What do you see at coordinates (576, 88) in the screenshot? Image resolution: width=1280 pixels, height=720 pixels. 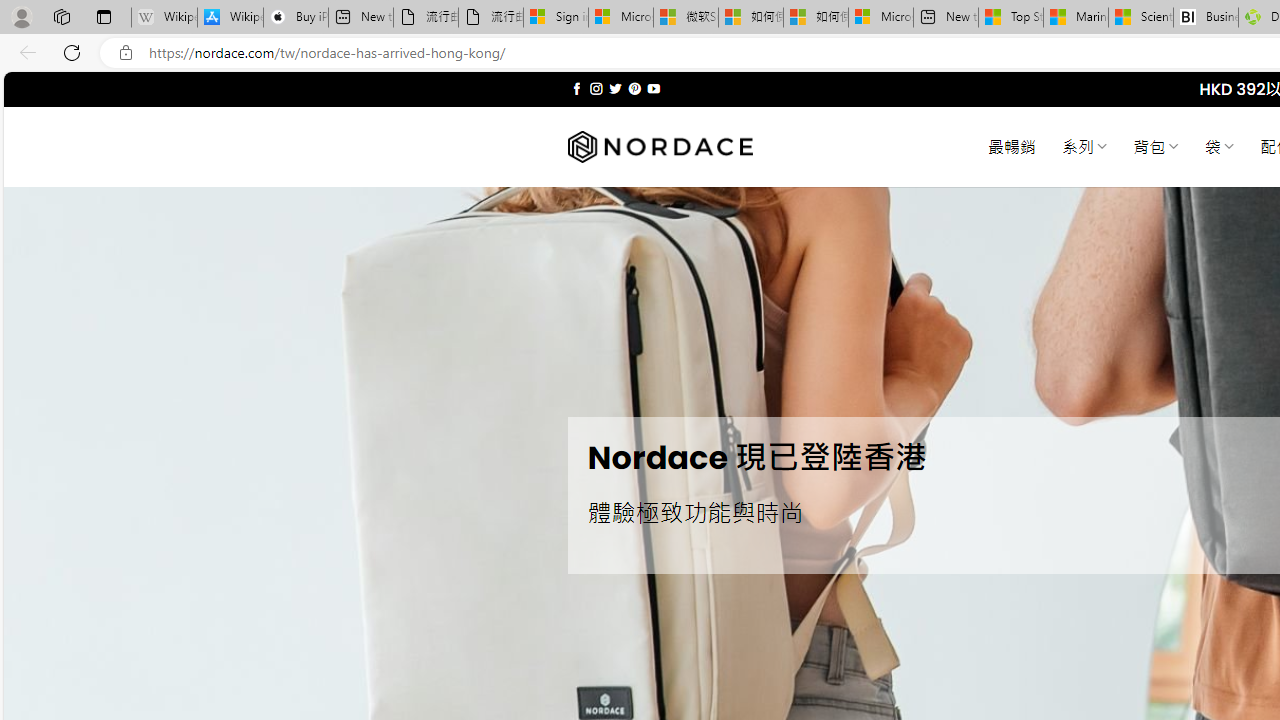 I see `'Follow on Facebook'` at bounding box center [576, 88].